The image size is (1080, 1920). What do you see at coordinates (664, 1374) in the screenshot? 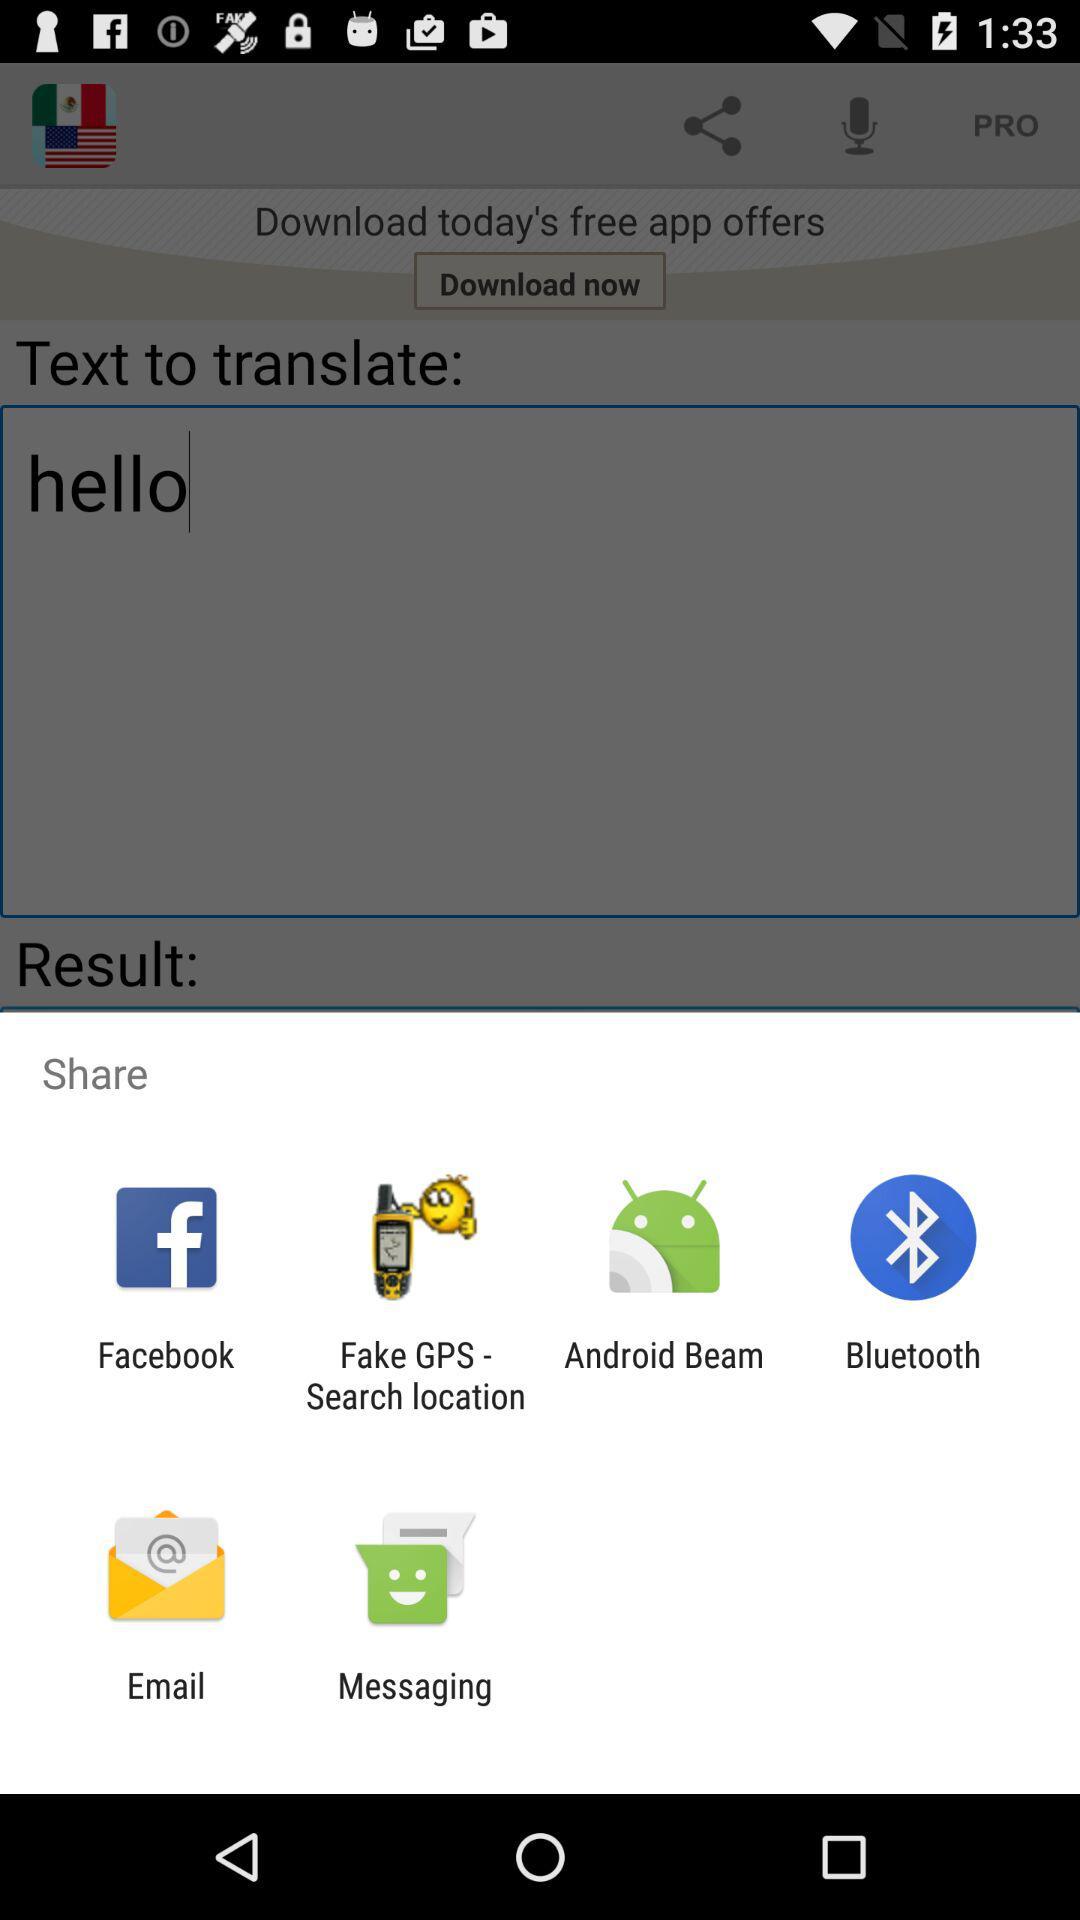
I see `the android beam` at bounding box center [664, 1374].